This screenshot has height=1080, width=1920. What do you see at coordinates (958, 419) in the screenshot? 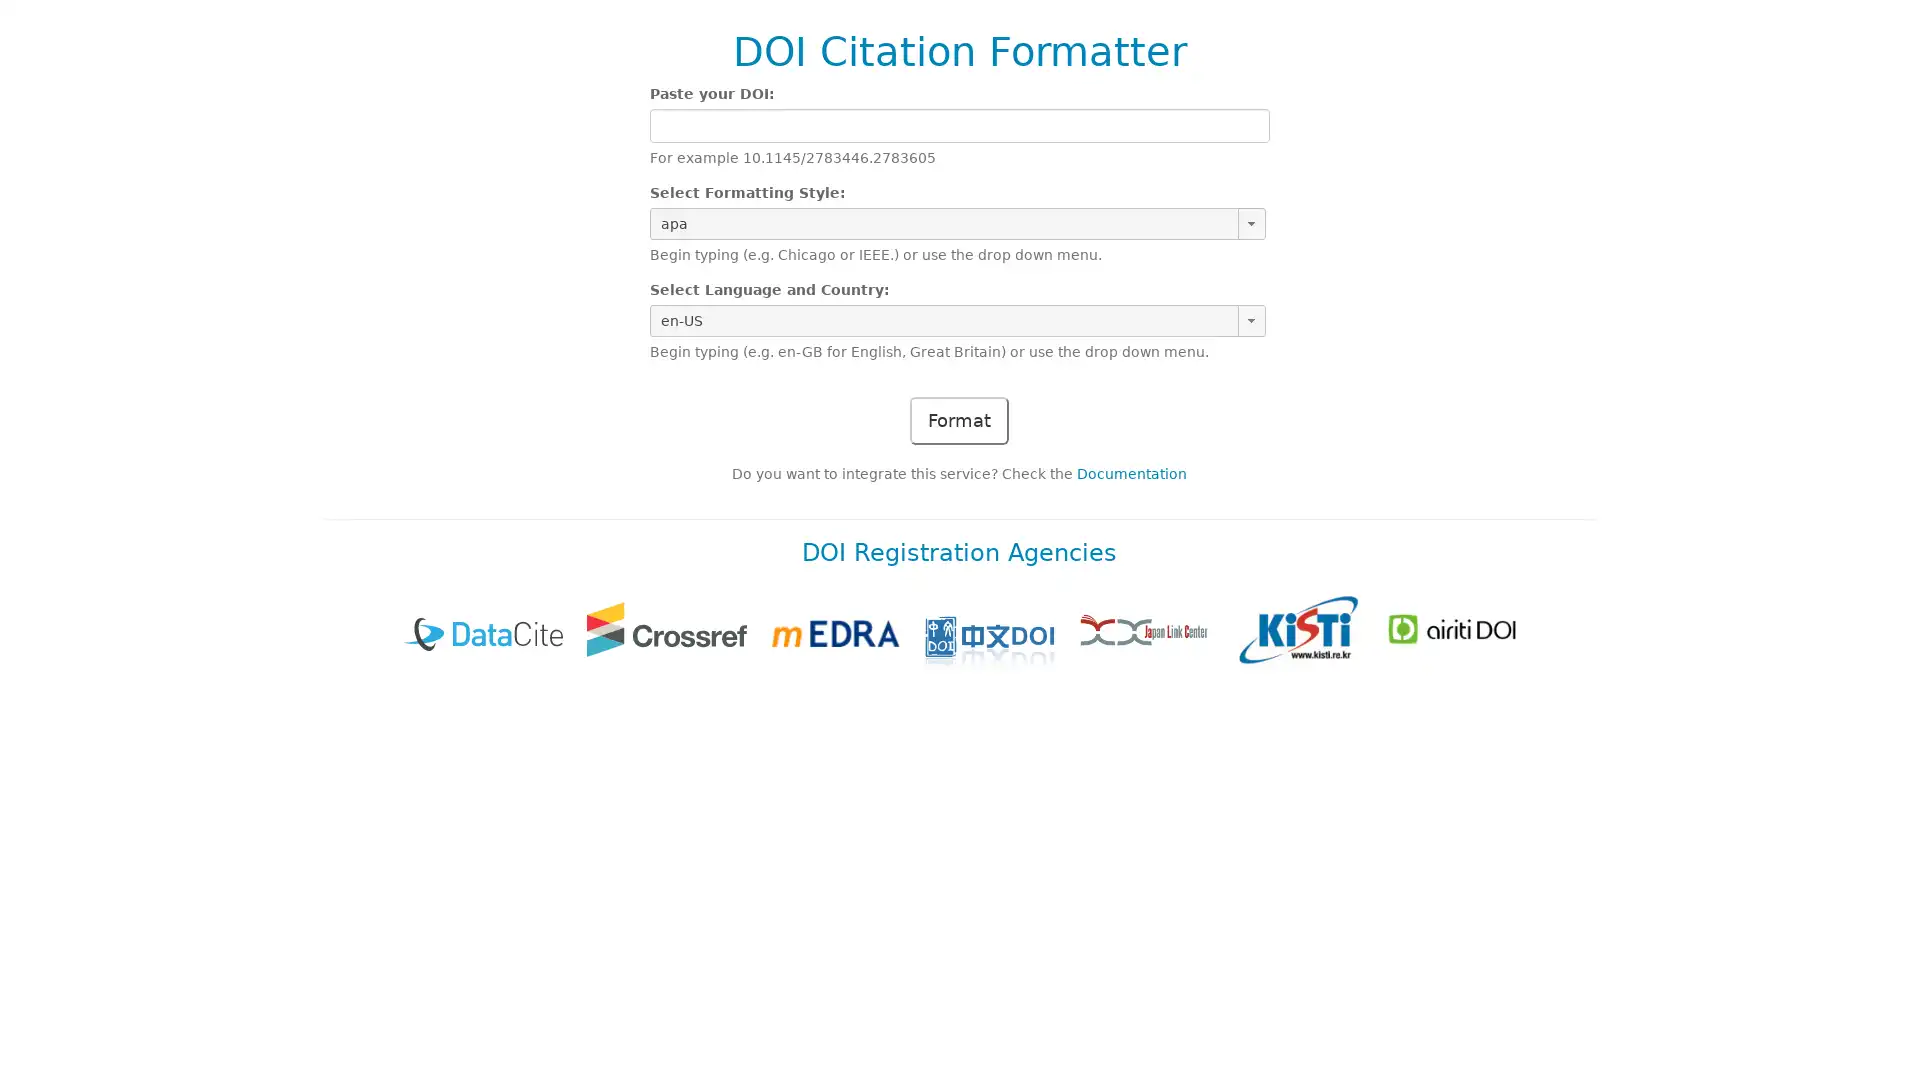
I see `Format` at bounding box center [958, 419].